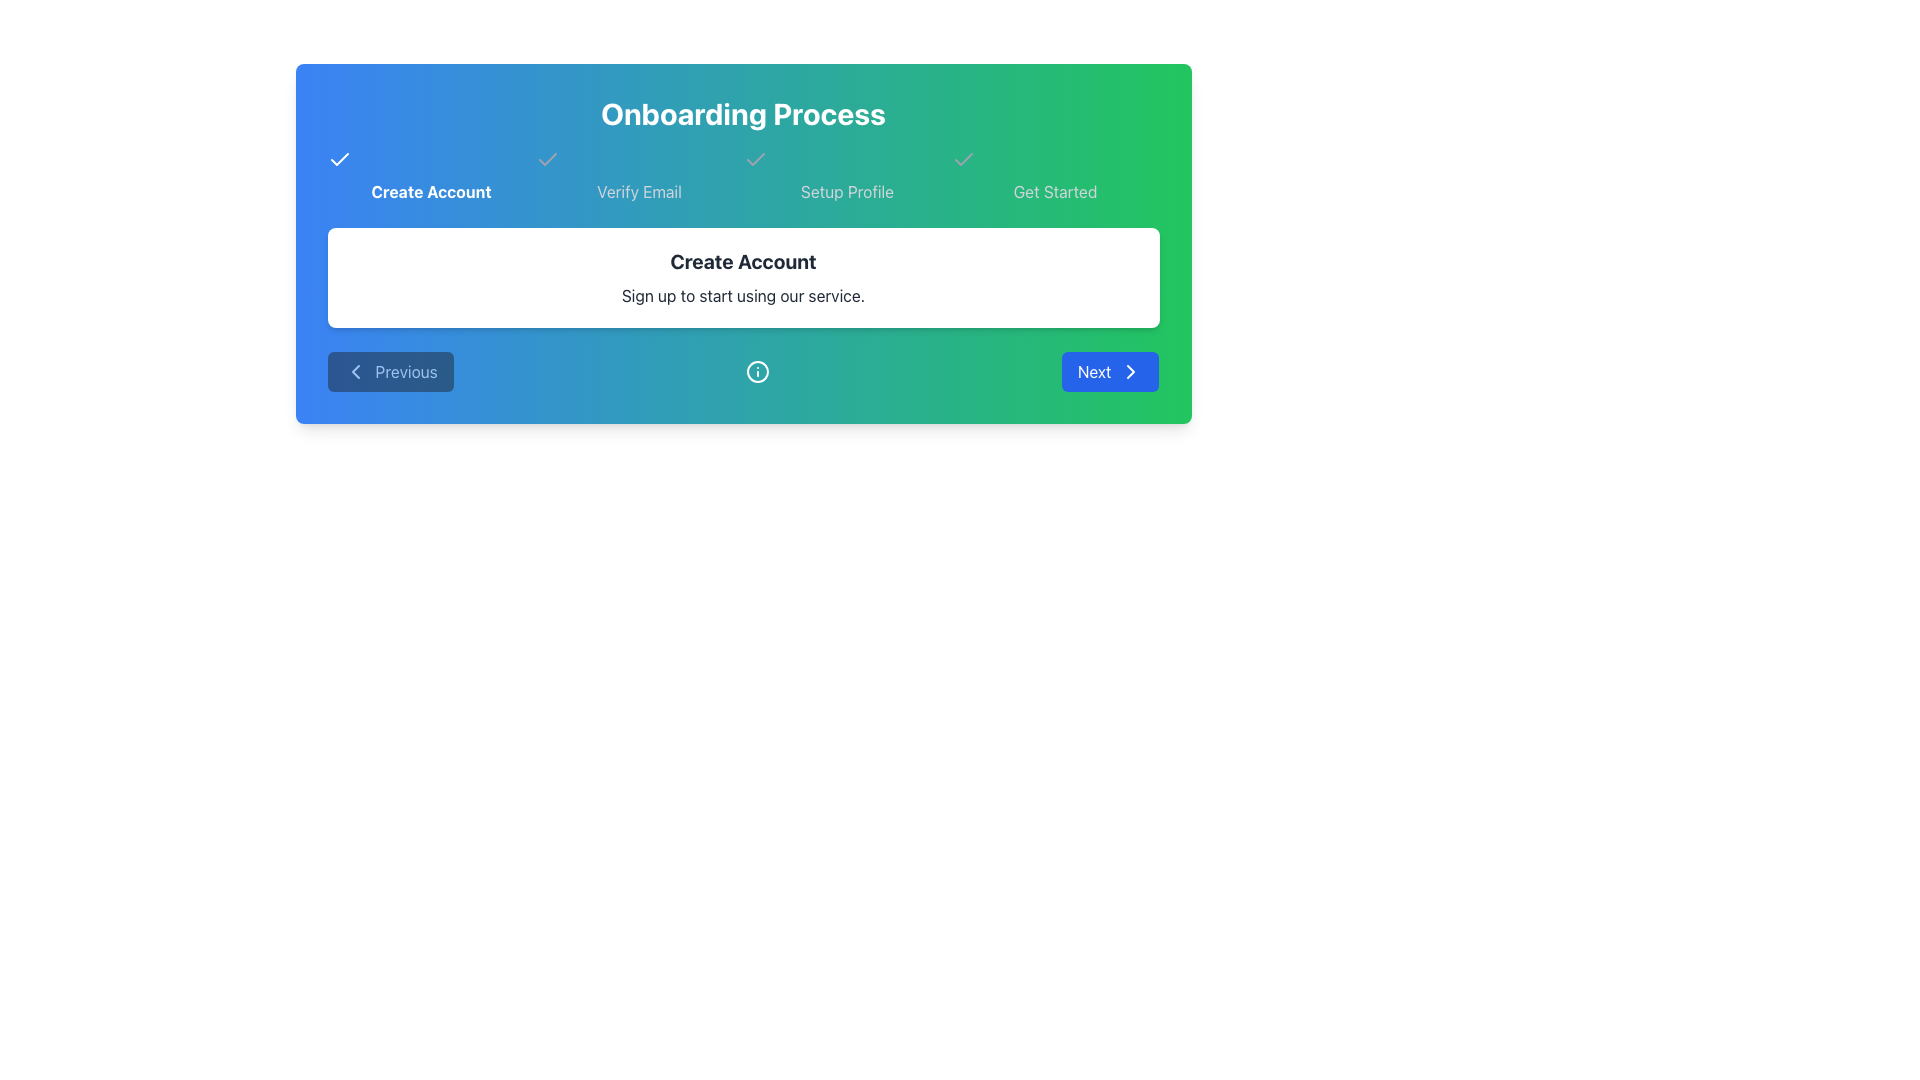  I want to click on the 'Previous' navigation button located at the bottom-left corner of the onboarding interface, which contains the icon for navigating to the previous step, so click(355, 371).